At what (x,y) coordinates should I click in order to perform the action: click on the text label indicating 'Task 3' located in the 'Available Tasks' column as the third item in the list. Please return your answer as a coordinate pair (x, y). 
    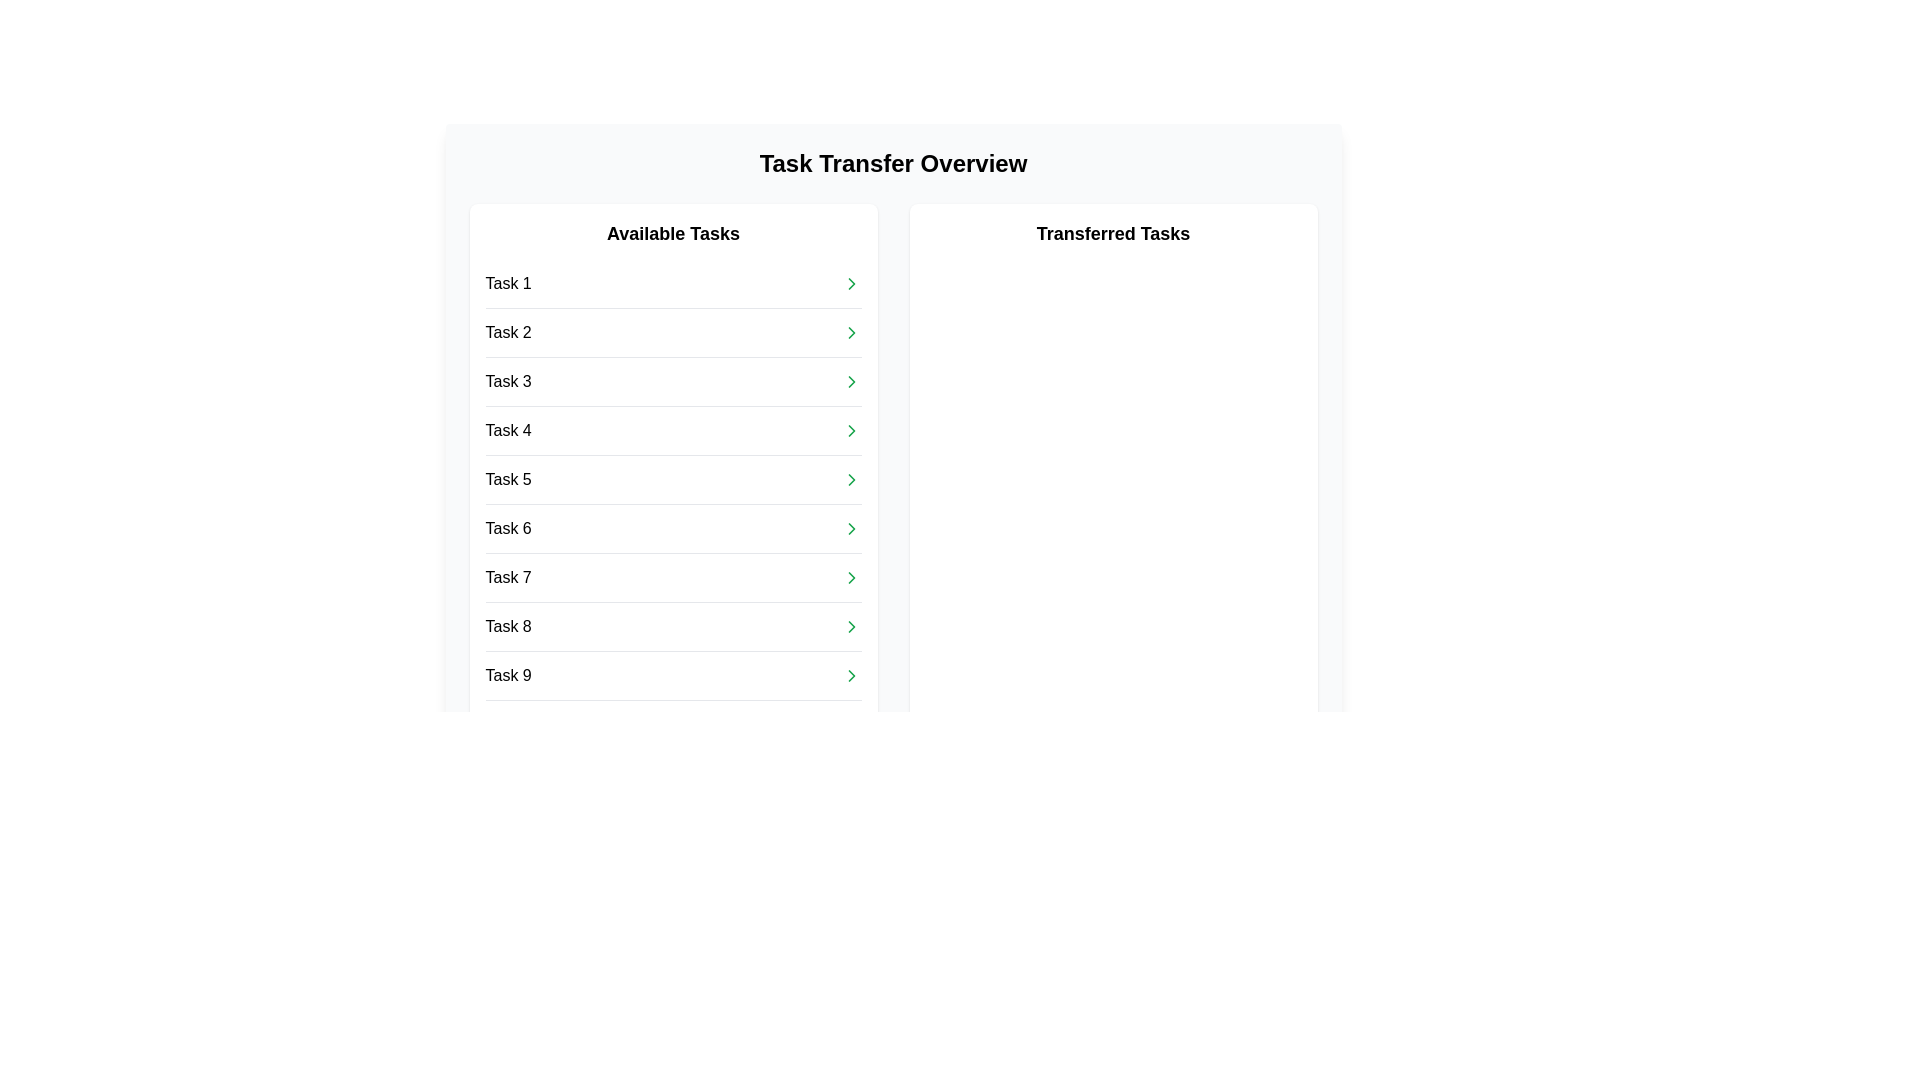
    Looking at the image, I should click on (508, 381).